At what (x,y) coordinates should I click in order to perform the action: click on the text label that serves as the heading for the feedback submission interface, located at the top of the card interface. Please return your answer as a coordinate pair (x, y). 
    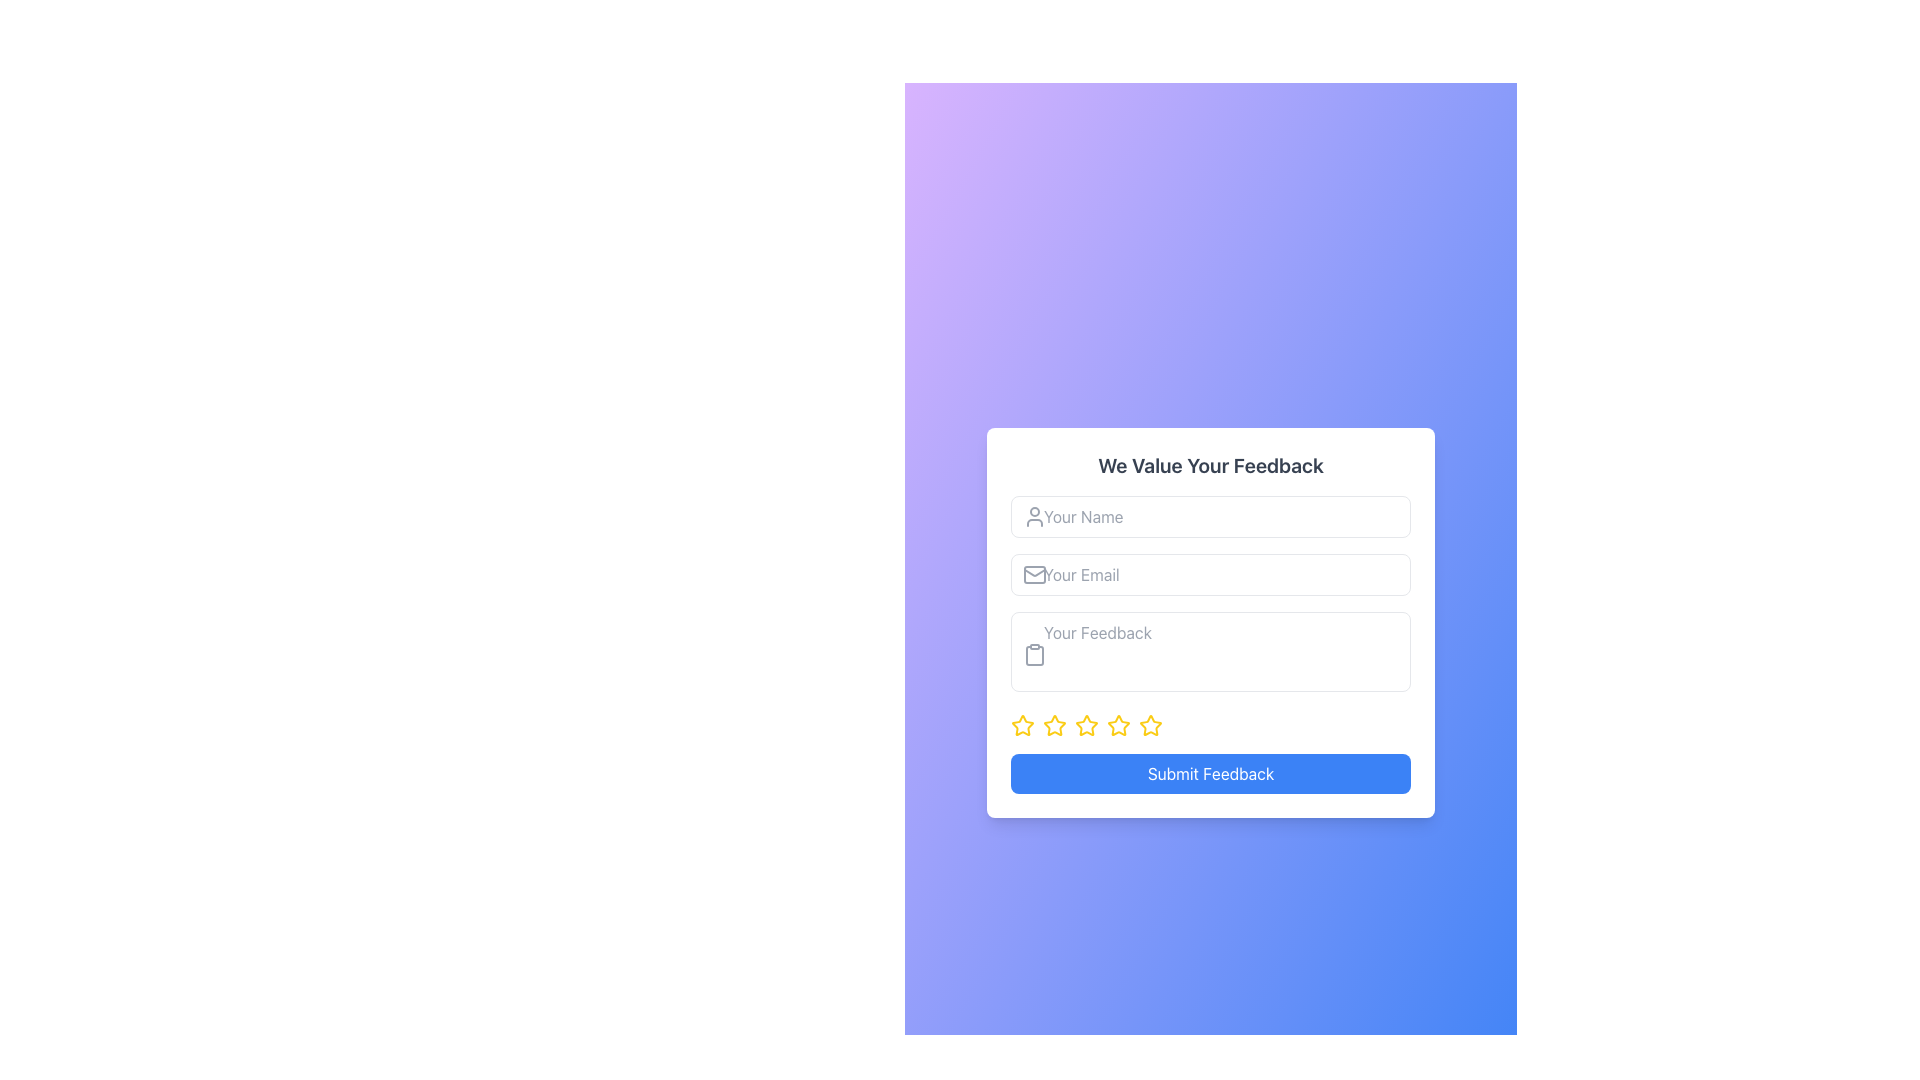
    Looking at the image, I should click on (1209, 466).